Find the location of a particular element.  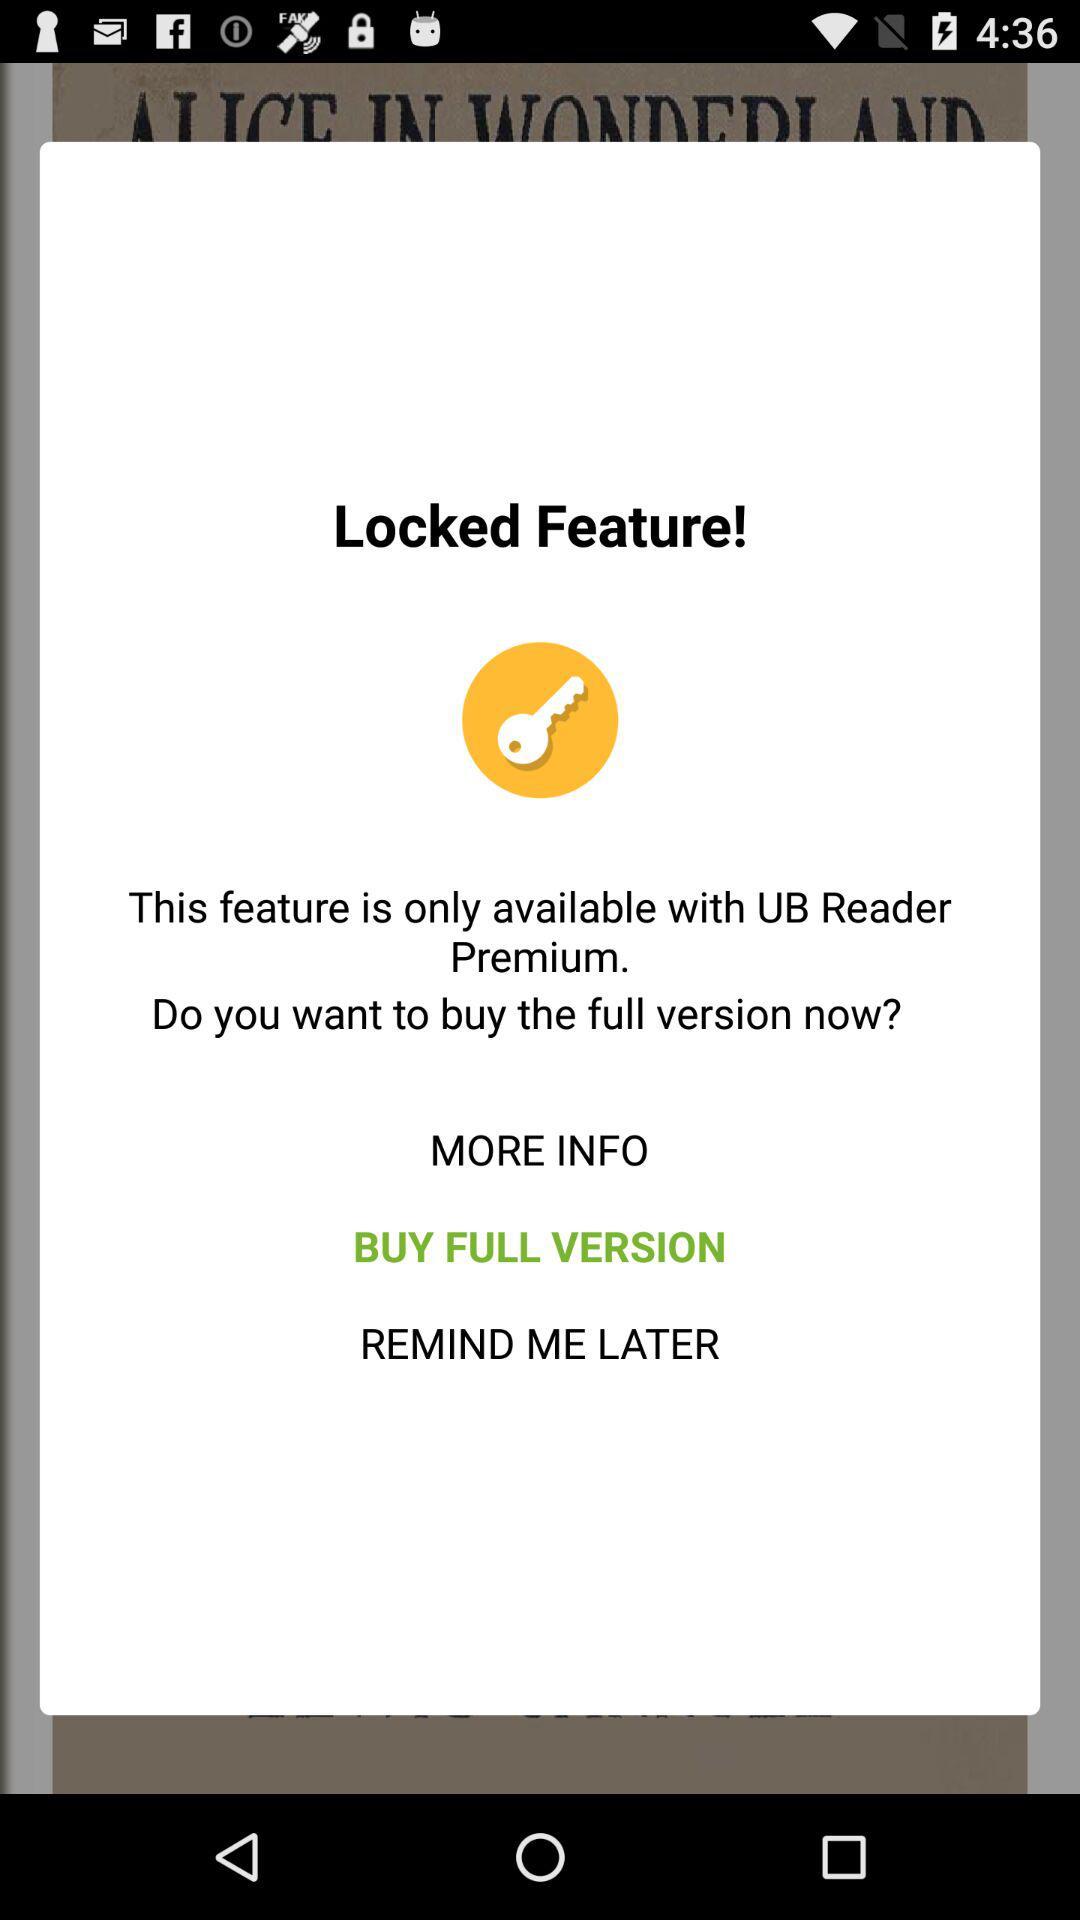

the item below do you want icon is located at coordinates (538, 1148).